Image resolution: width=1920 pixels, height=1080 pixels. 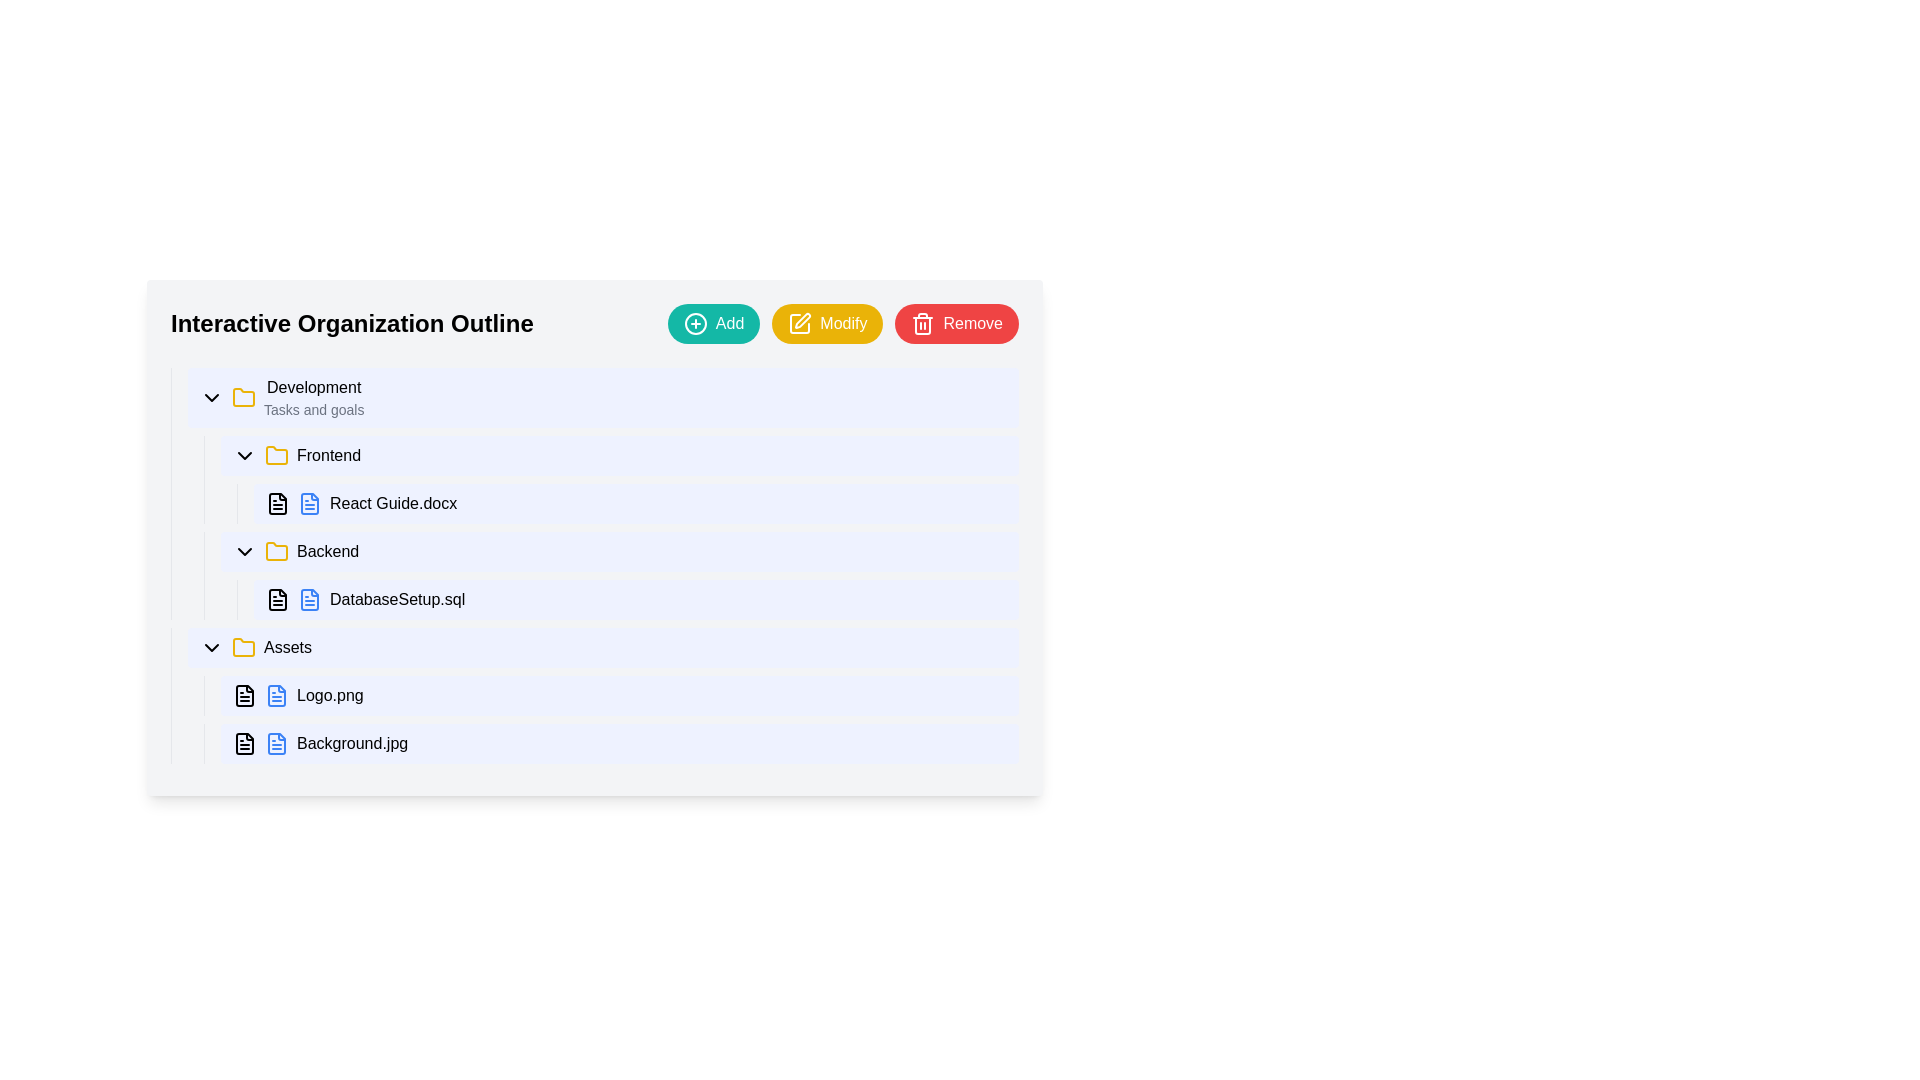 What do you see at coordinates (330, 694) in the screenshot?
I see `the text label displaying 'Logo.png', which is the third row under the folder 'Assets' in a list of files with a light indigo background` at bounding box center [330, 694].